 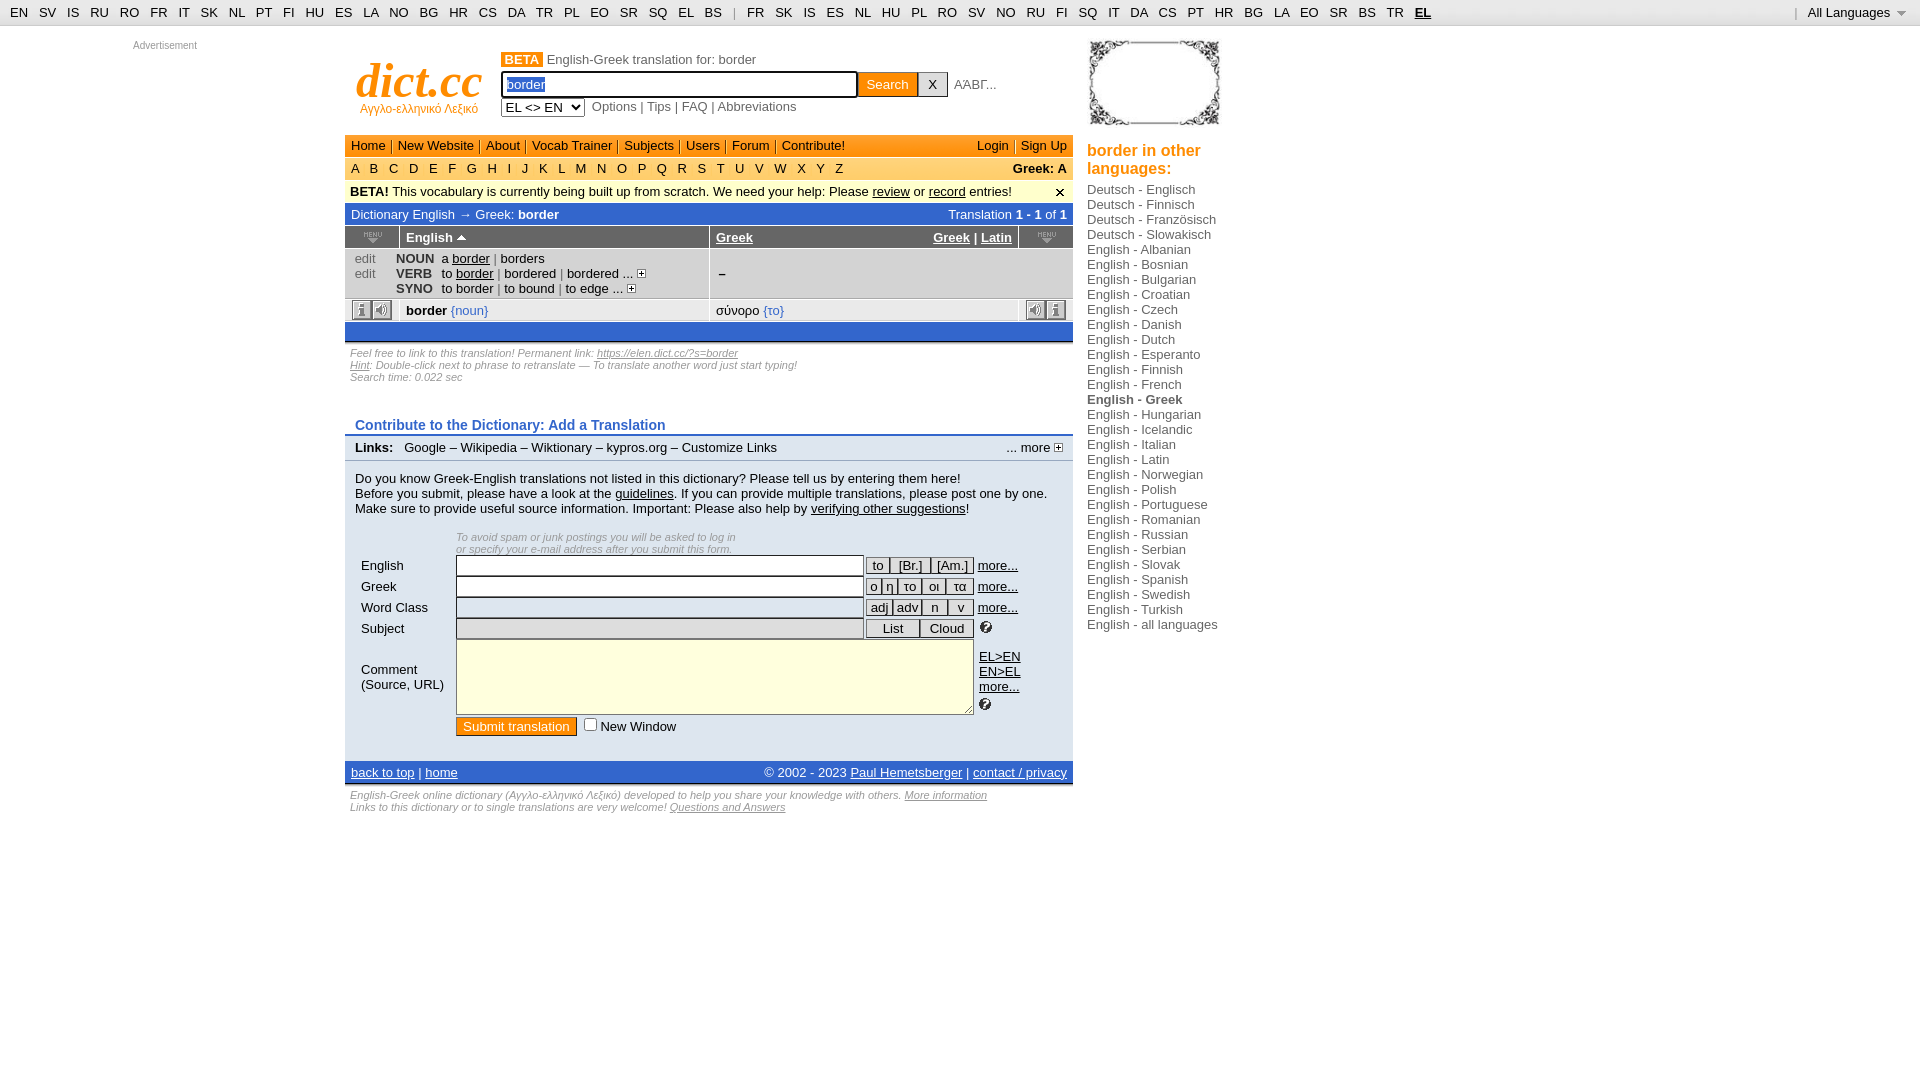 What do you see at coordinates (1131, 338) in the screenshot?
I see `'English - Dutch'` at bounding box center [1131, 338].